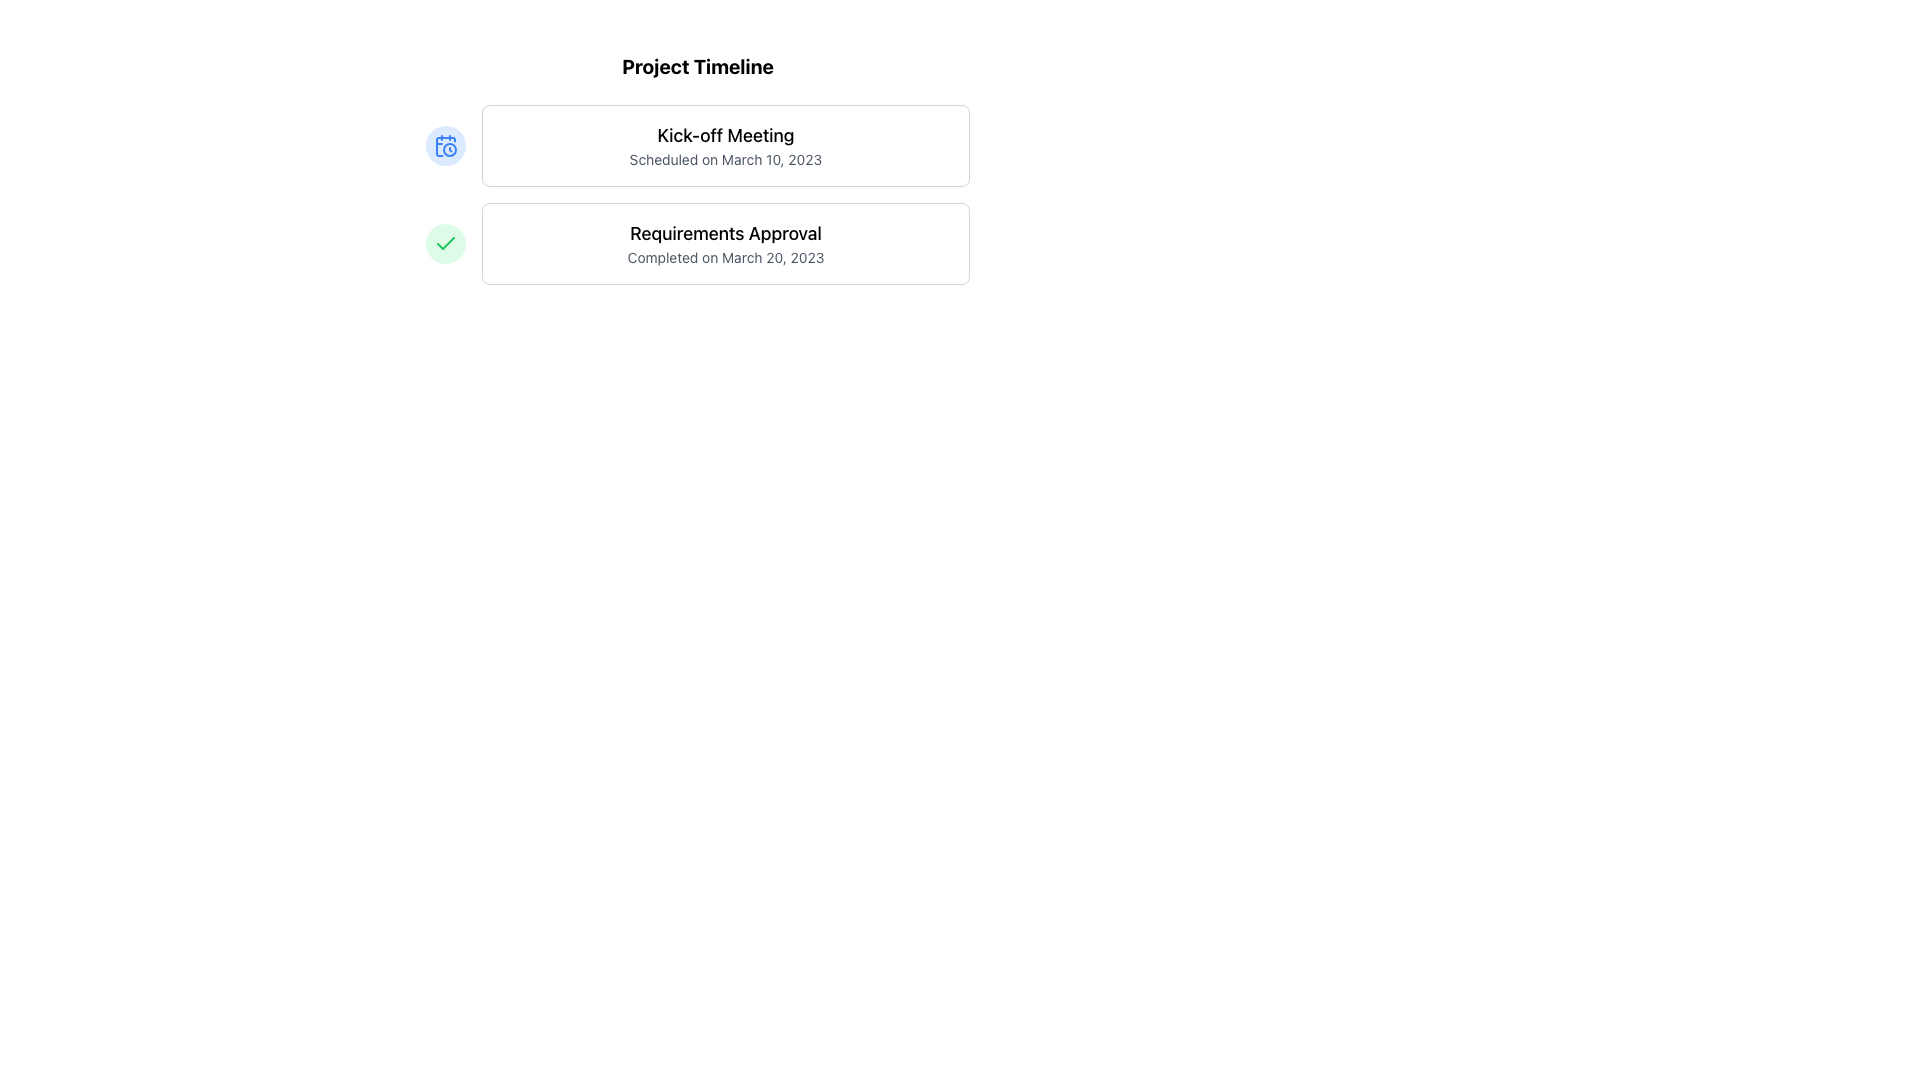 Image resolution: width=1920 pixels, height=1080 pixels. I want to click on the Information Card that displays the milestone 'Requirements Approval' with a checkmark icon, located below the 'Kick-off Meeting' in the Project Timeline list, so click(697, 242).